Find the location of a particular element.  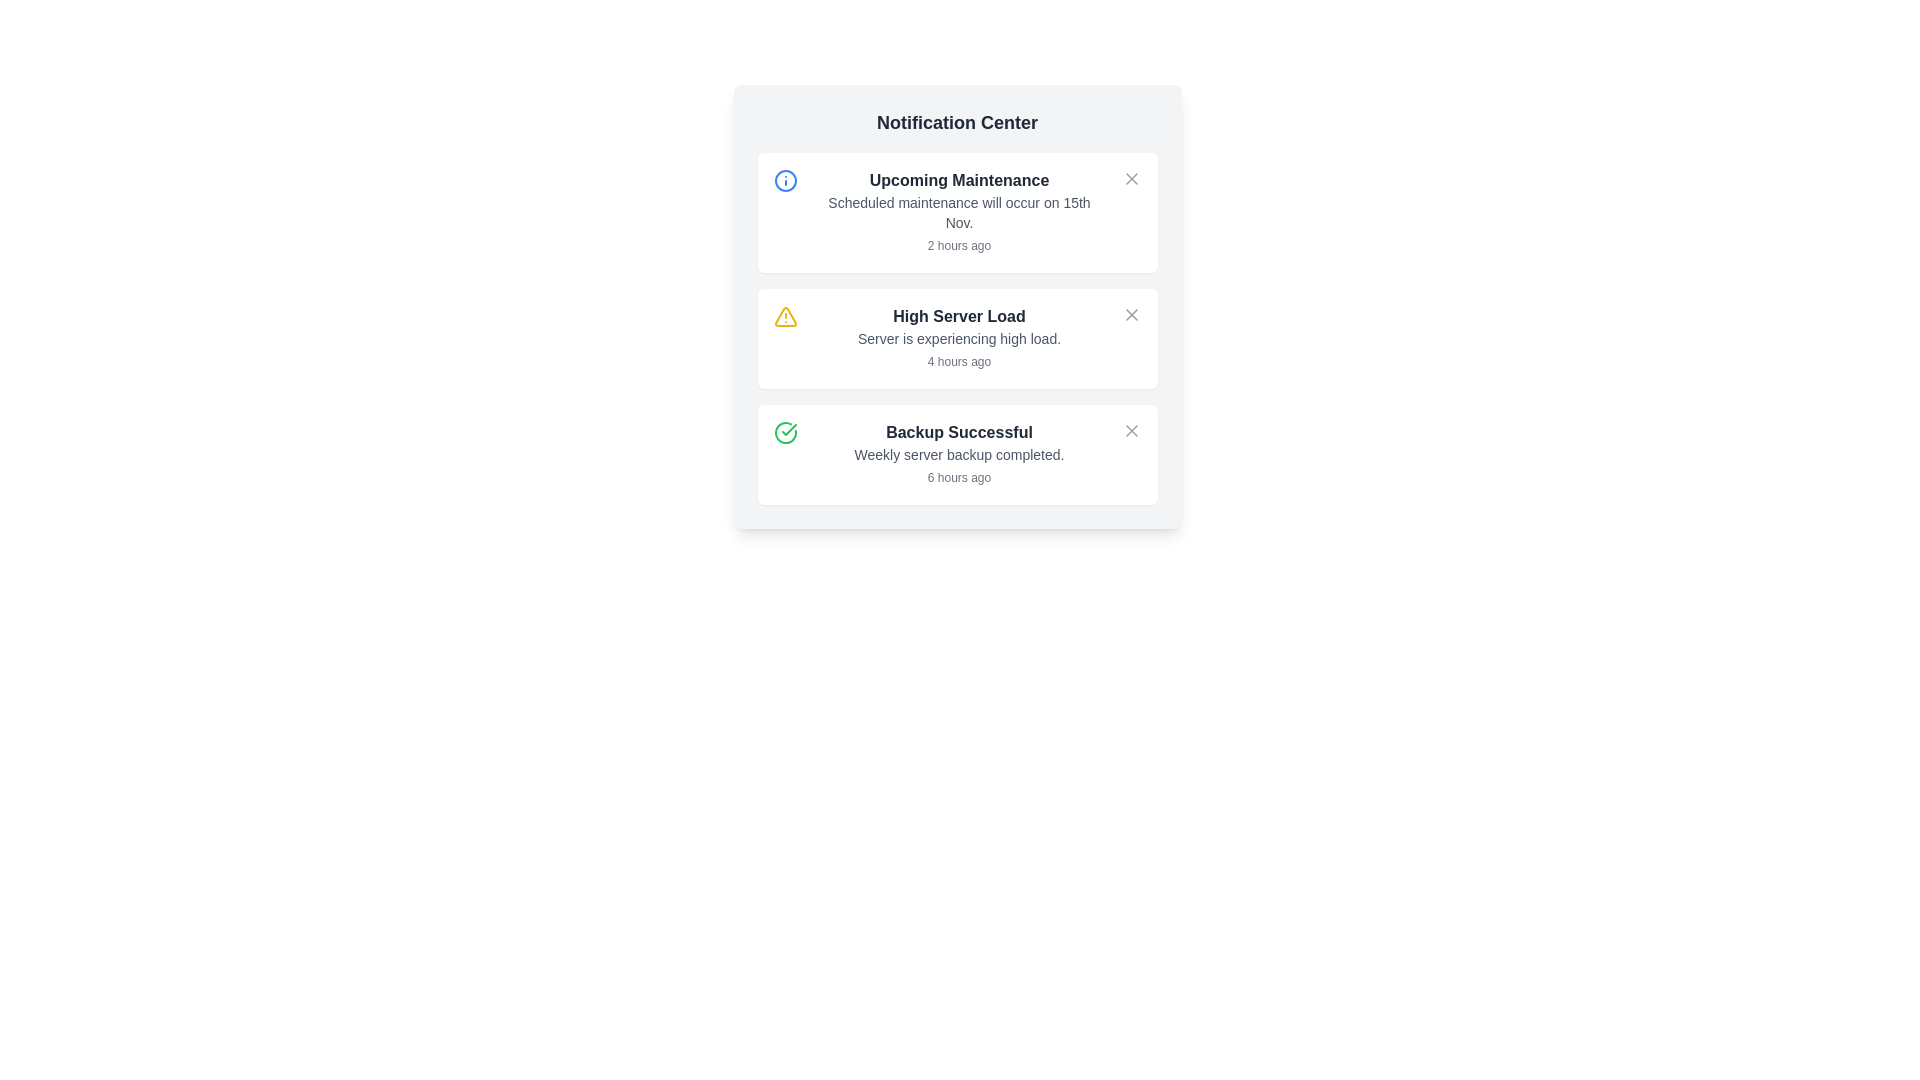

the informational icon located at the top-left corner of the 'Upcoming Maintenance' notification card to observe its visual significance is located at coordinates (784, 181).